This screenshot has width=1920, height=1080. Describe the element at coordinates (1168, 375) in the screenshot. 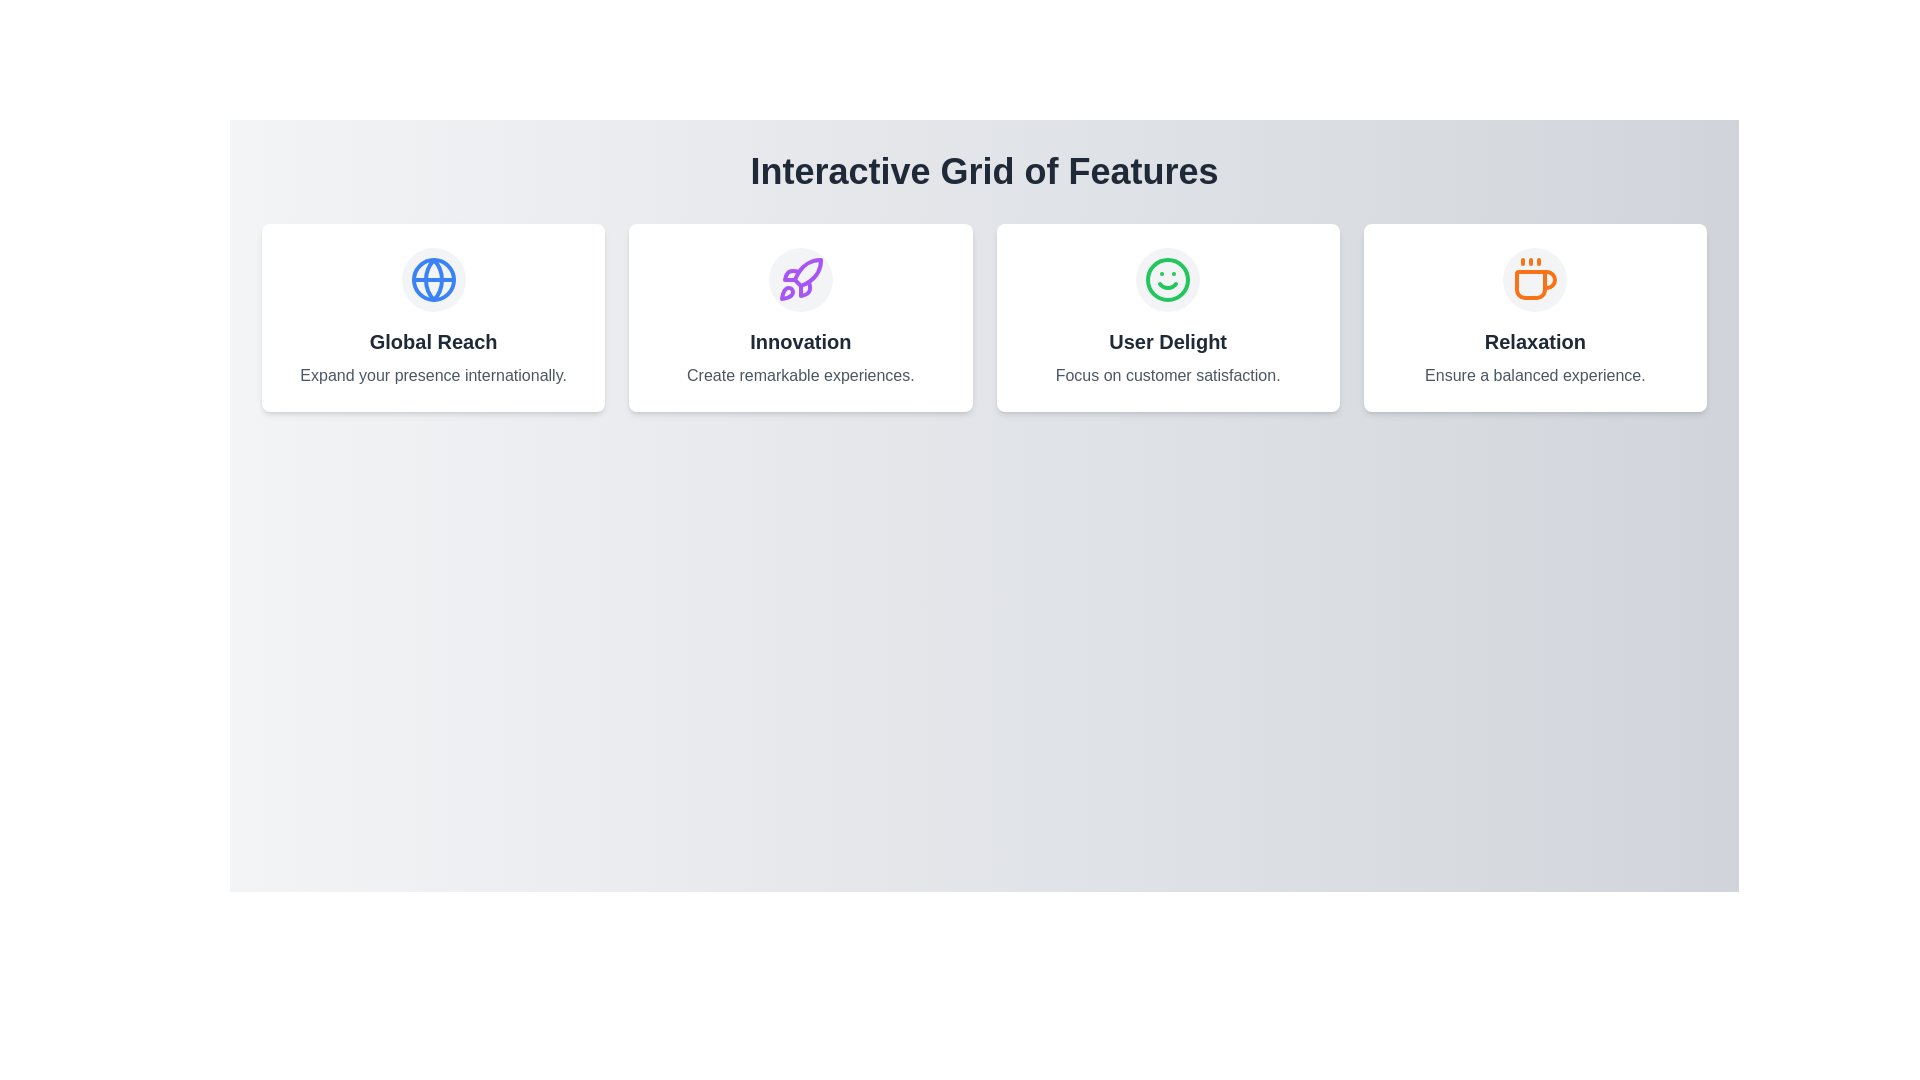

I see `the descriptive text supporting the heading 'User Delight', located in the second text field of the third card from the left in a horizontal arrangement of four cards` at that location.